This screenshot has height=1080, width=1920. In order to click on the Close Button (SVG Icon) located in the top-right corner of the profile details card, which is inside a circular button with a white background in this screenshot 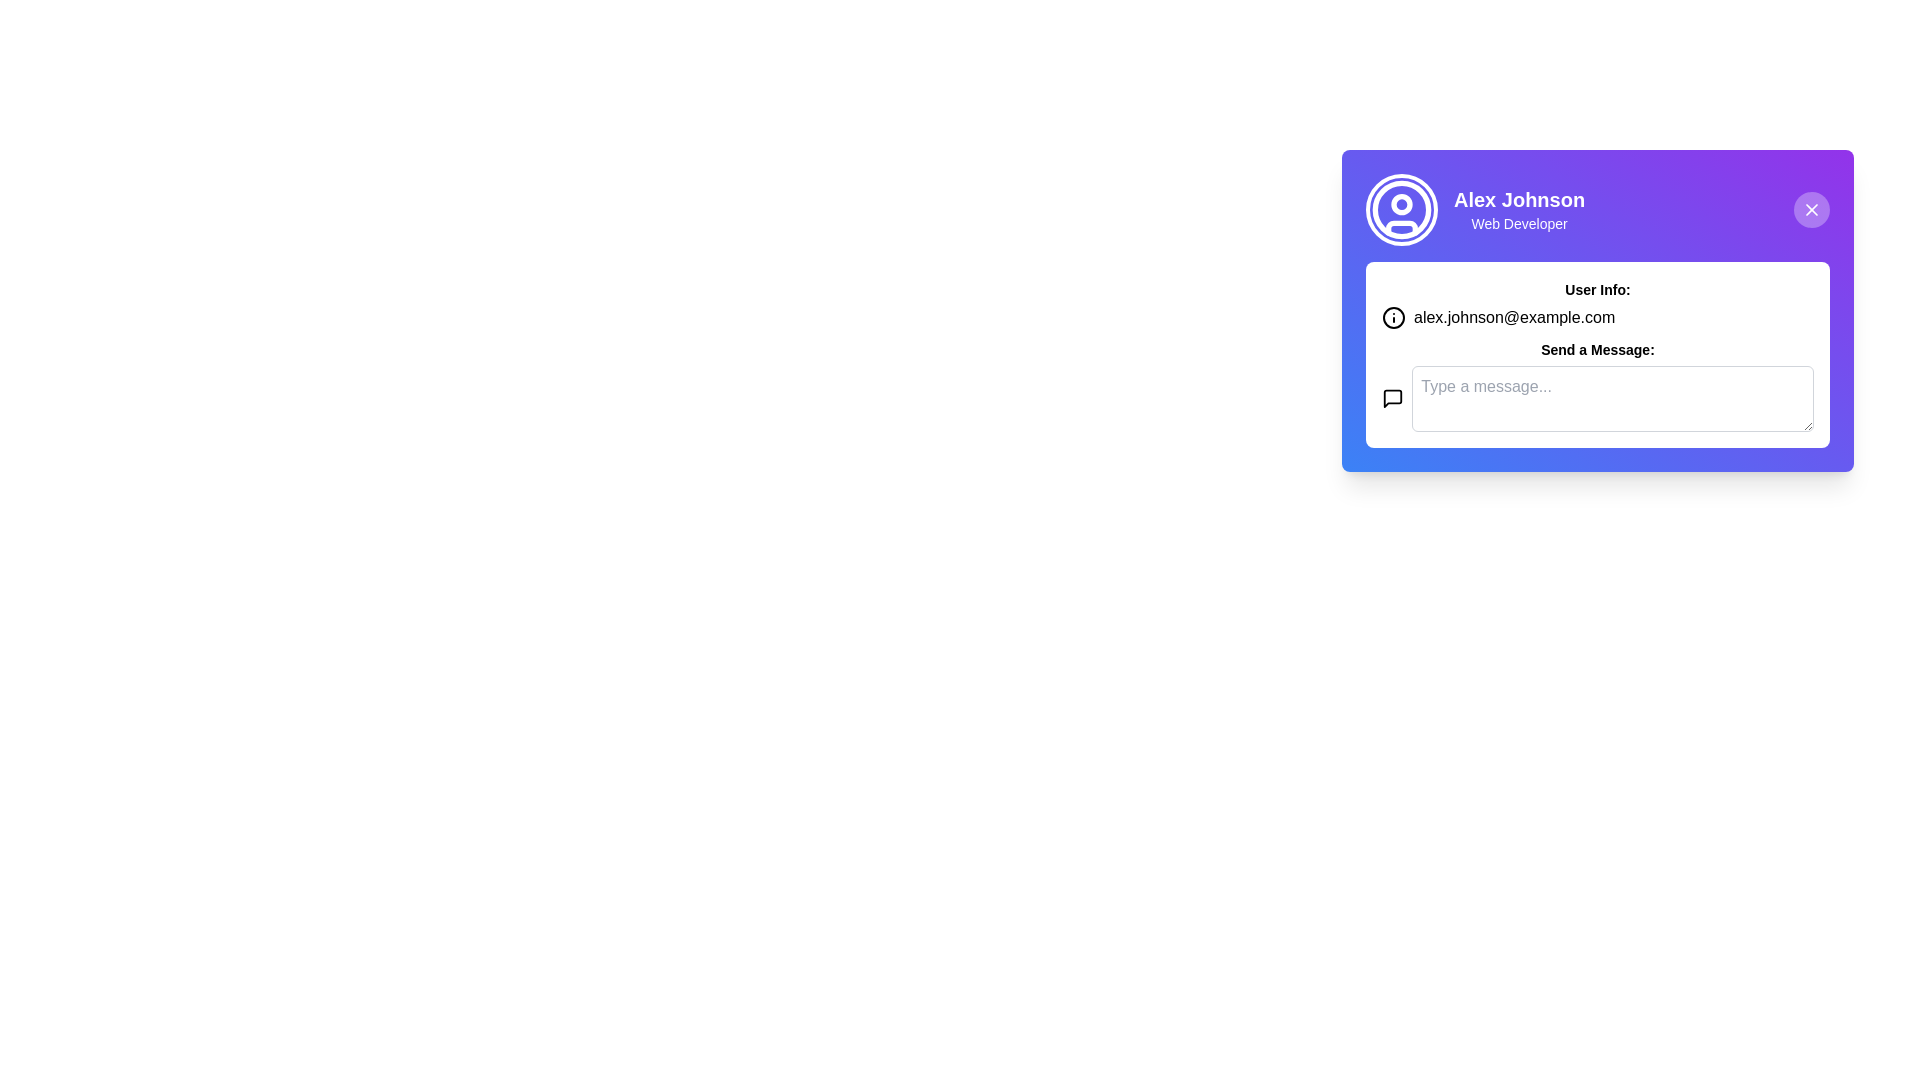, I will do `click(1811, 209)`.